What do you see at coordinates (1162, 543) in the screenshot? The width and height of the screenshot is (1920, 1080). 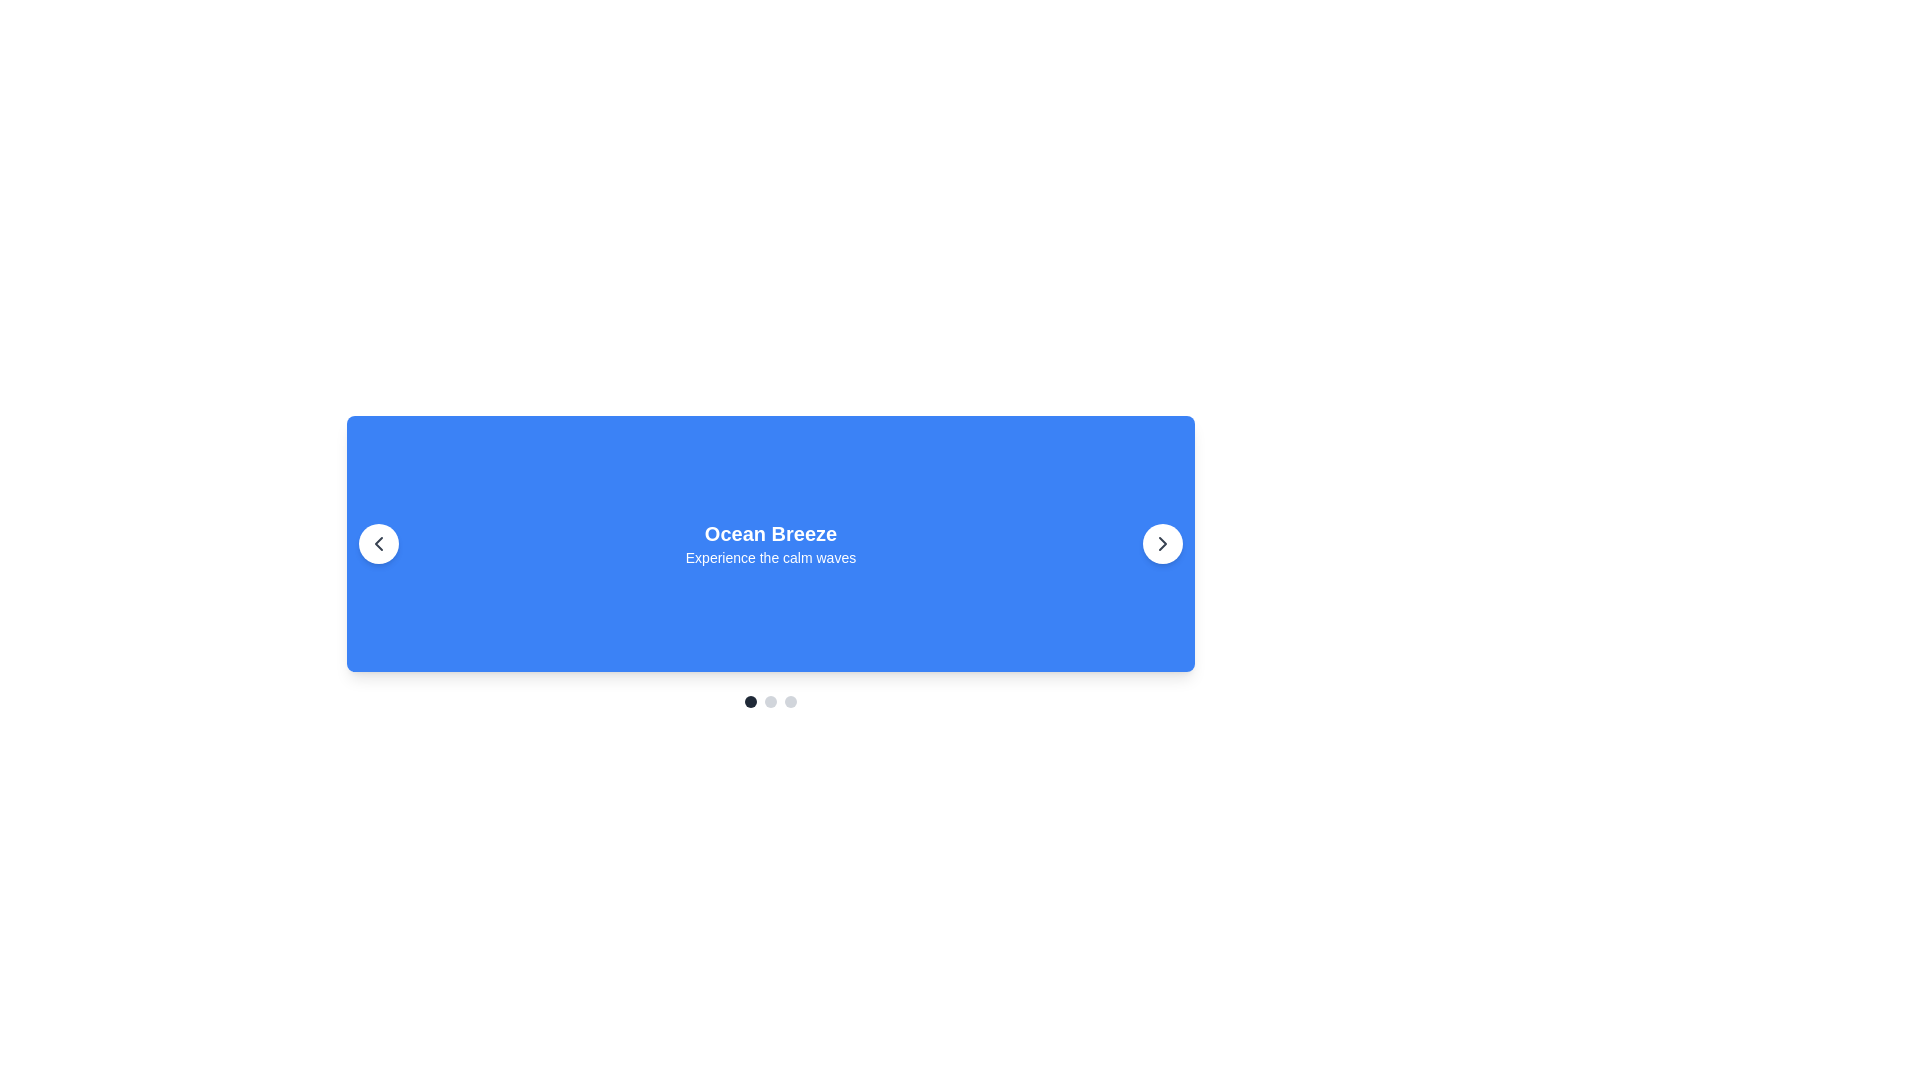 I see `the forward navigation button located on the right side of the carousel interface to trigger hover effects` at bounding box center [1162, 543].